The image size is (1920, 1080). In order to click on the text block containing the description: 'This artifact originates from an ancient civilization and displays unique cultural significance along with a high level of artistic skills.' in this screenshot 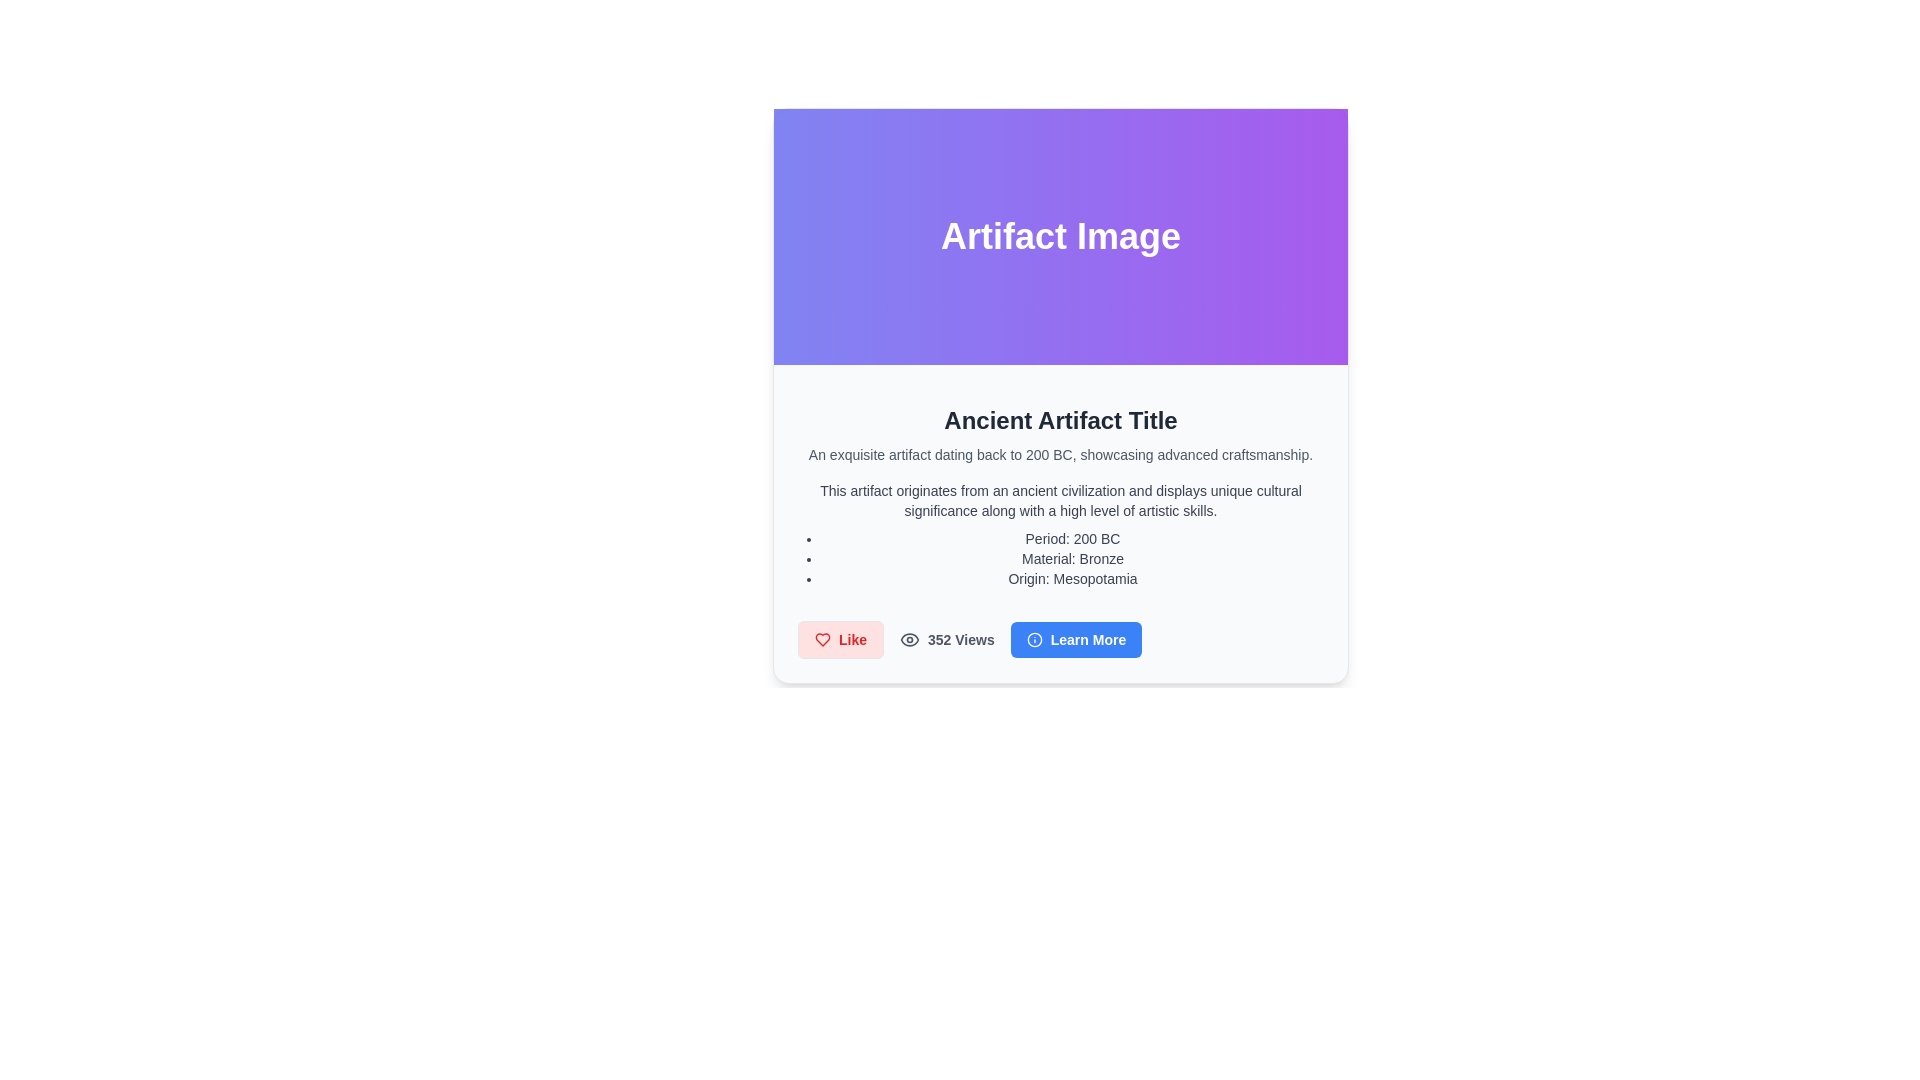, I will do `click(1059, 500)`.